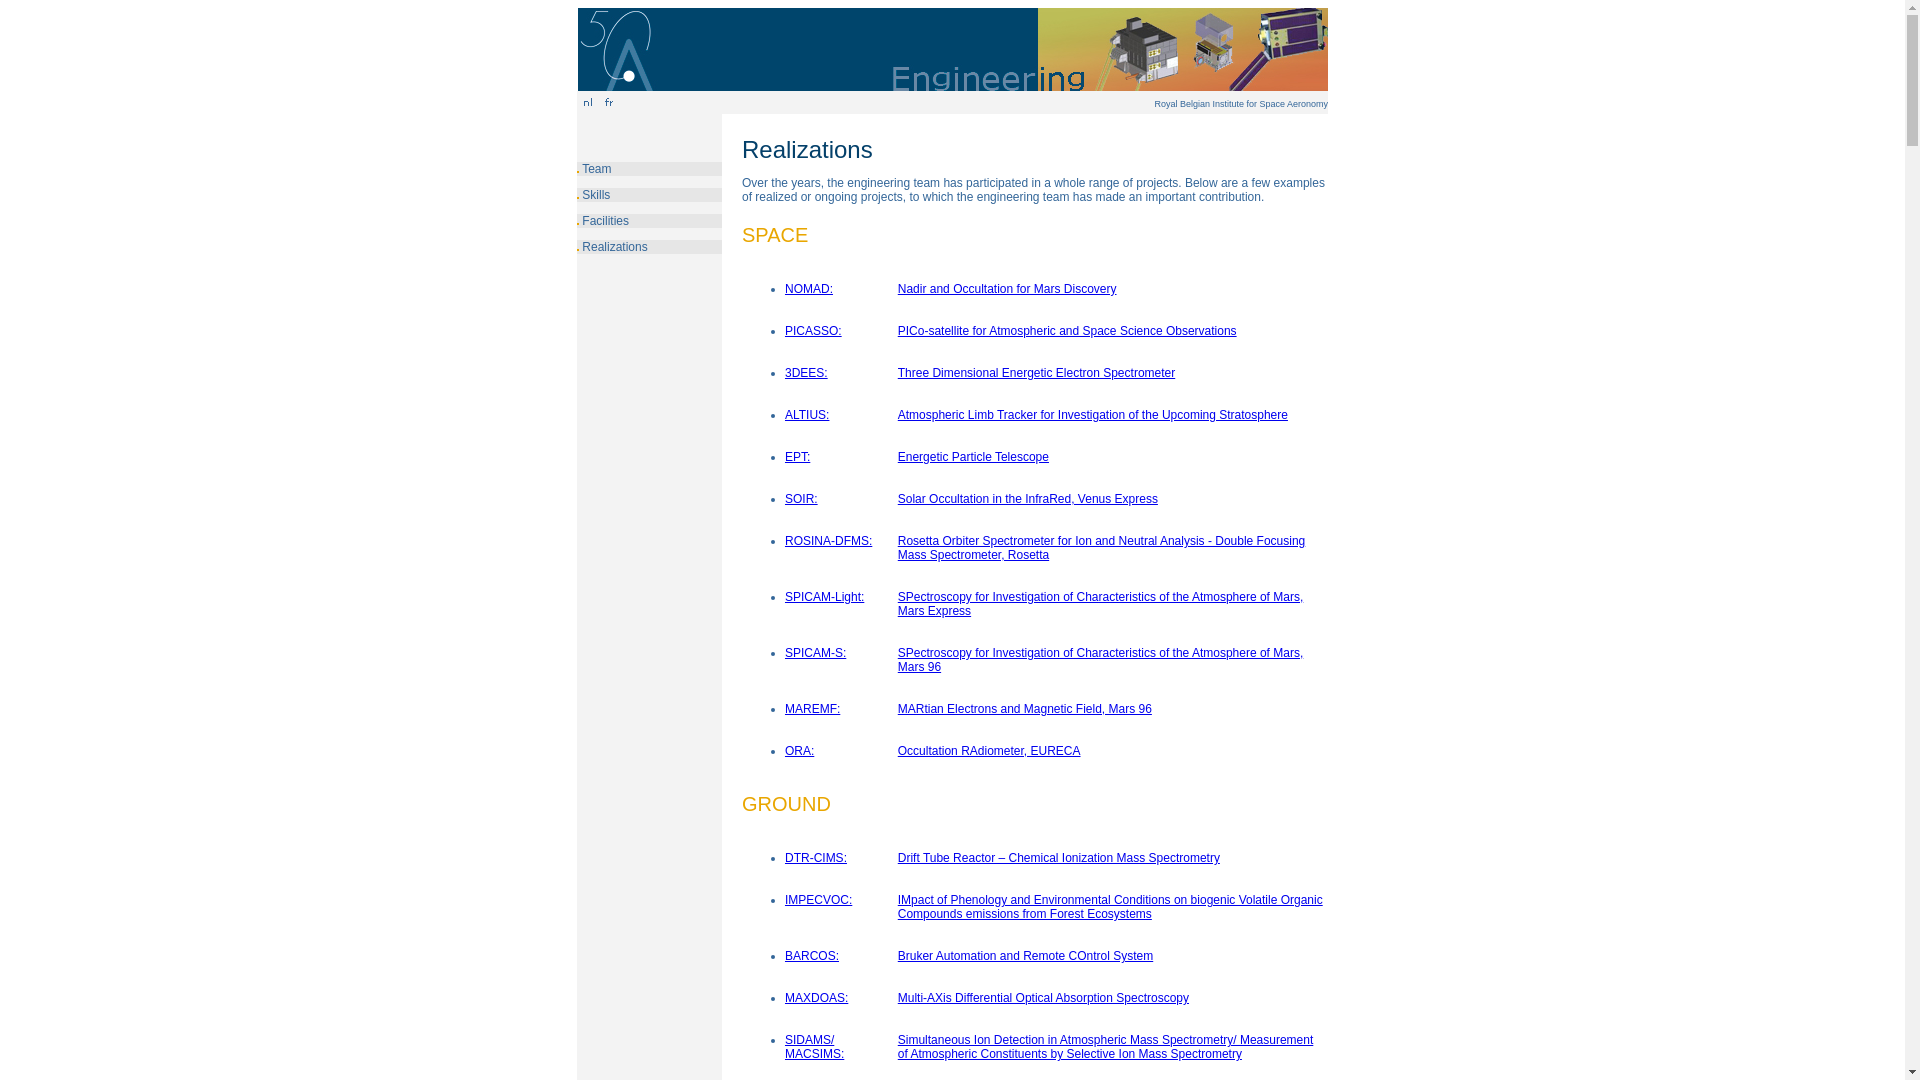 The height and width of the screenshot is (1080, 1920). I want to click on 'MAREMF:', so click(812, 708).